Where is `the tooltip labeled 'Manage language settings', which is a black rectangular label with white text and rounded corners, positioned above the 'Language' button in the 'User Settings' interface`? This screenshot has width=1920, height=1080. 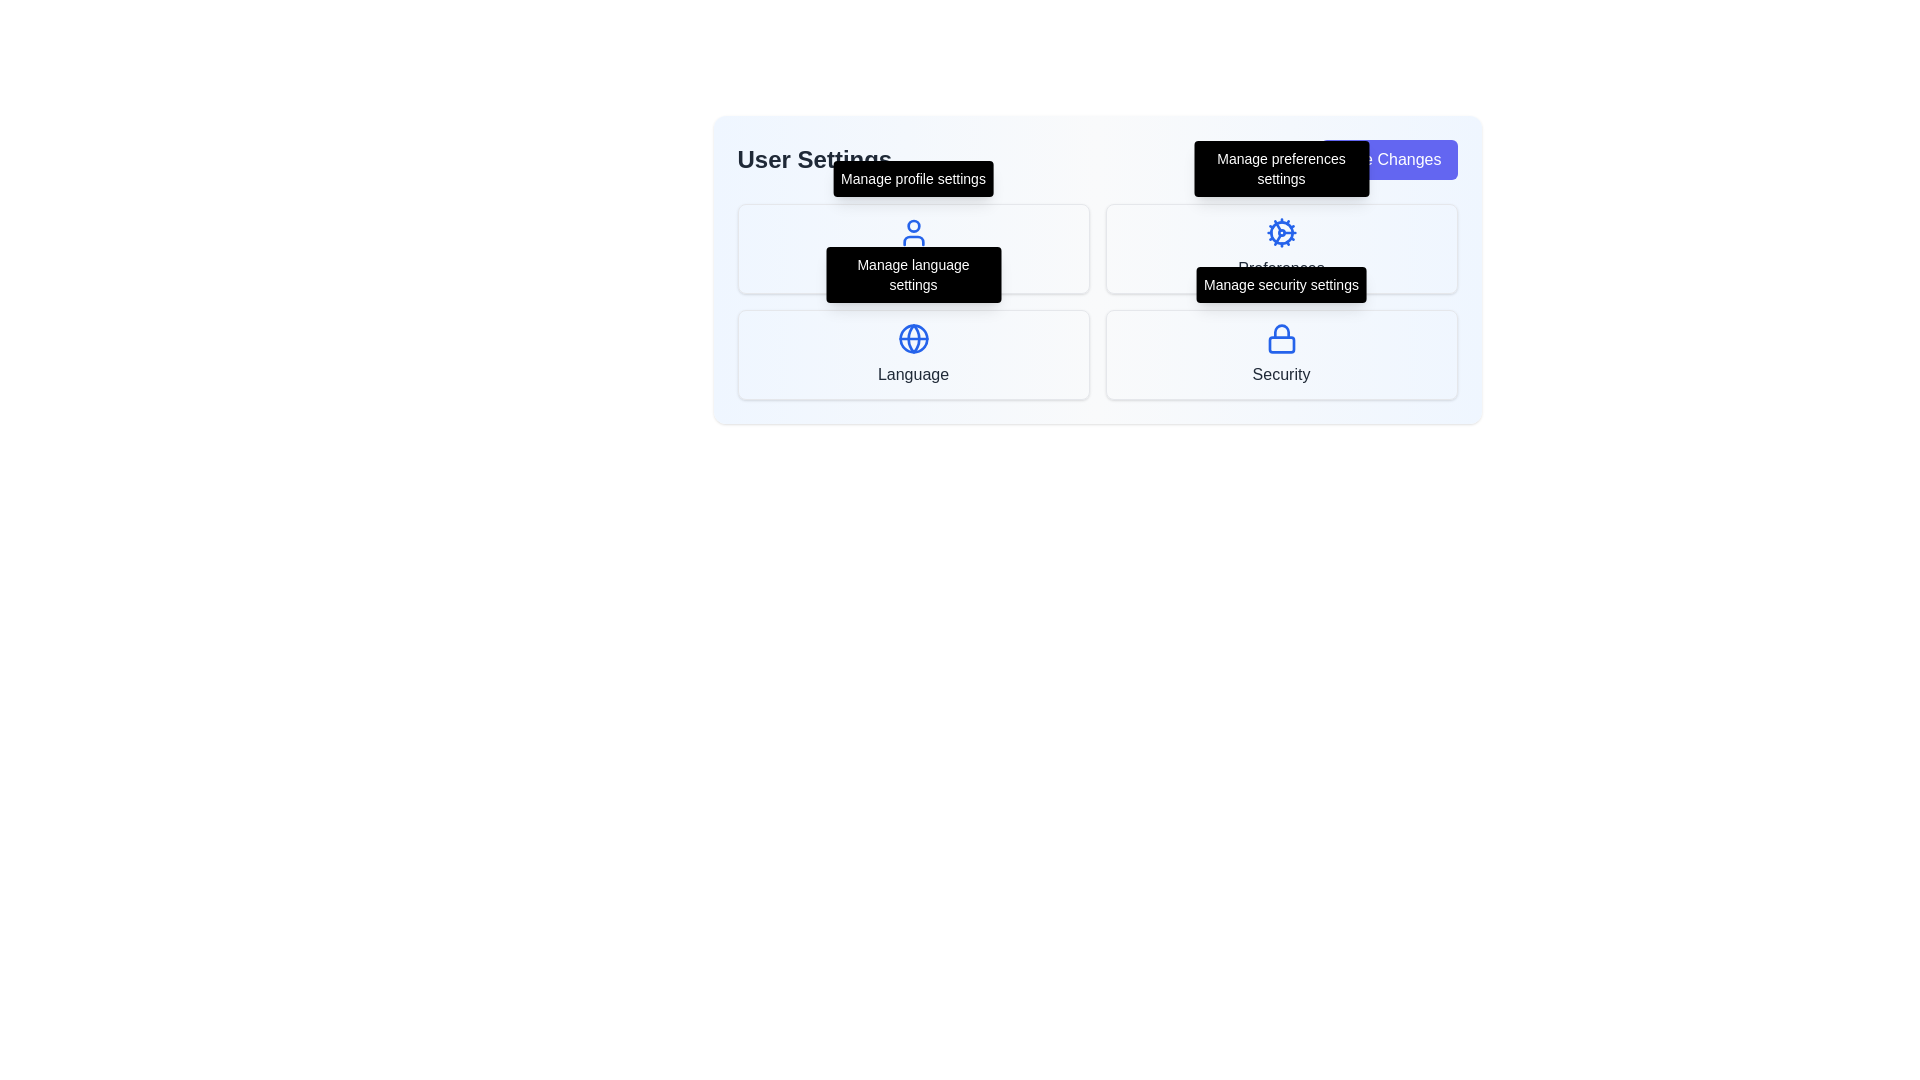
the tooltip labeled 'Manage language settings', which is a black rectangular label with white text and rounded corners, positioned above the 'Language' button in the 'User Settings' interface is located at coordinates (912, 274).